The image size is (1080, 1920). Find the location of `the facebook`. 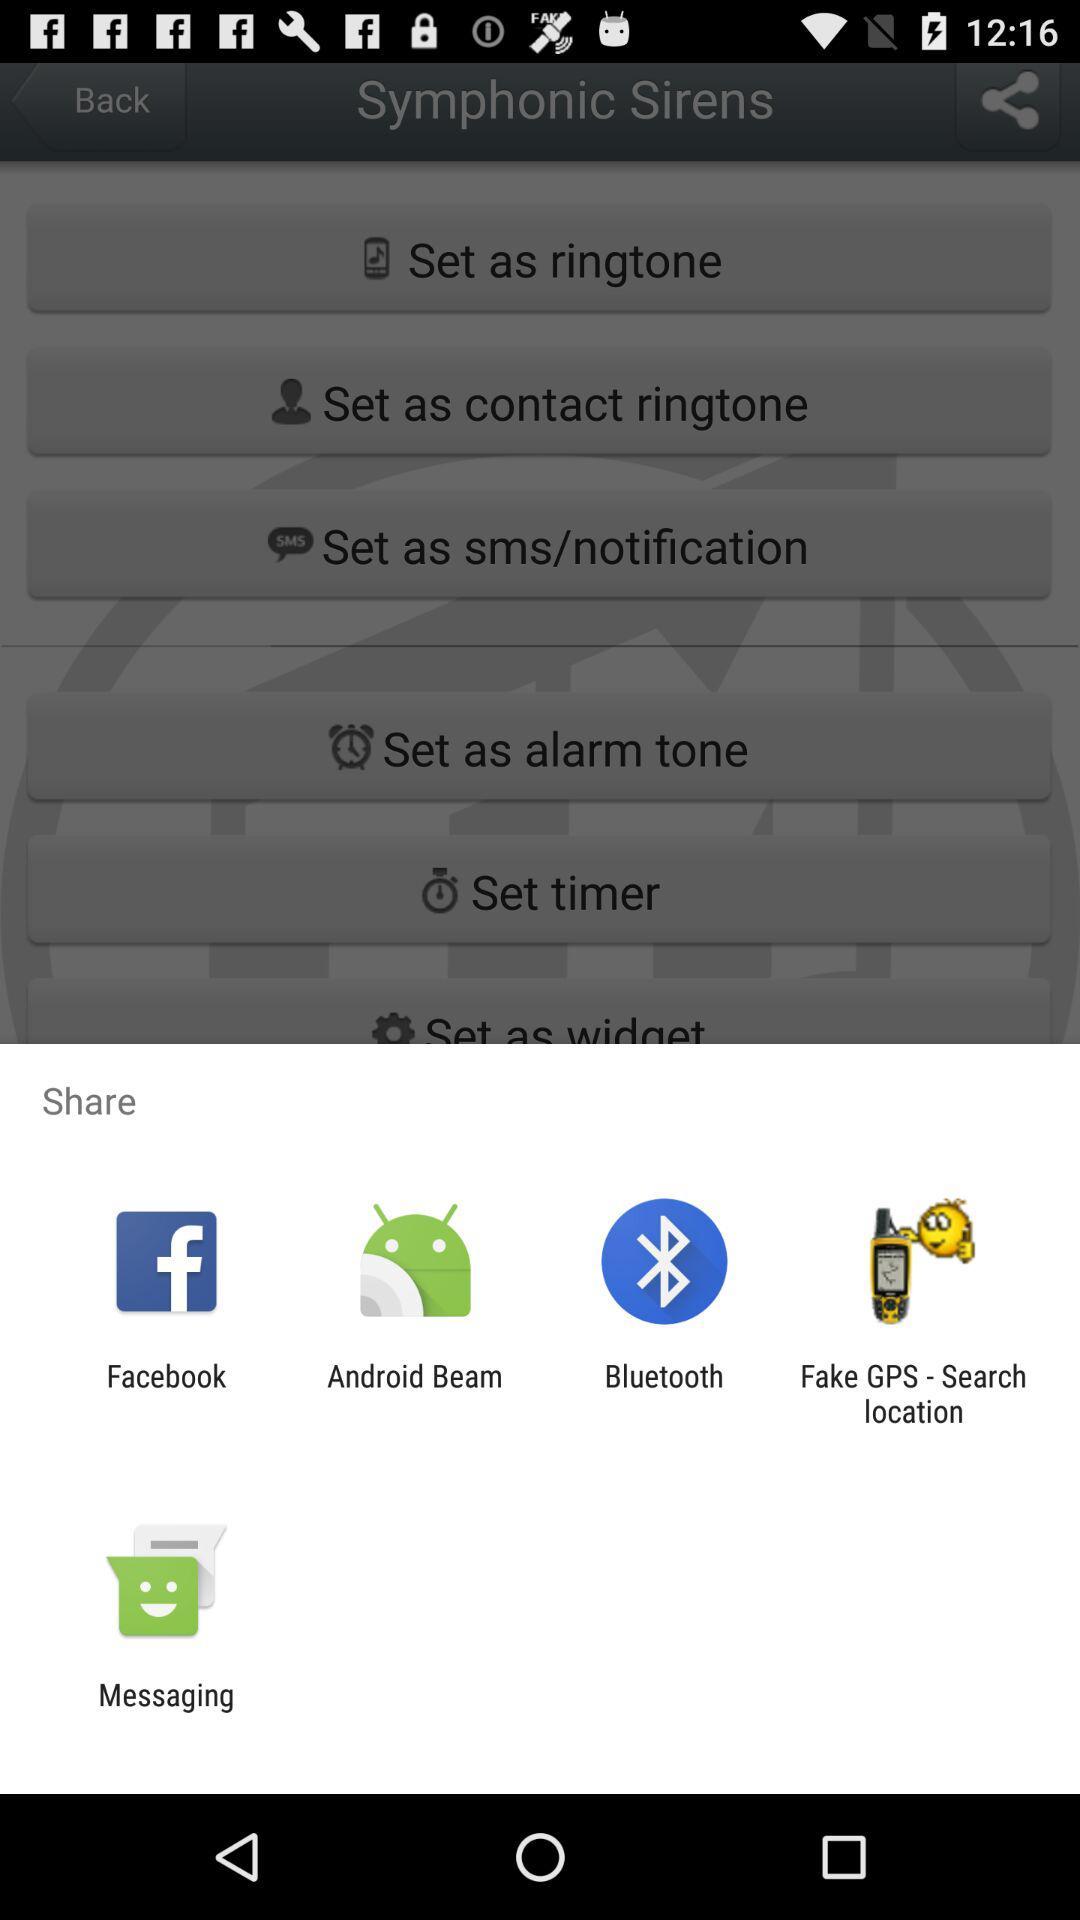

the facebook is located at coordinates (165, 1392).